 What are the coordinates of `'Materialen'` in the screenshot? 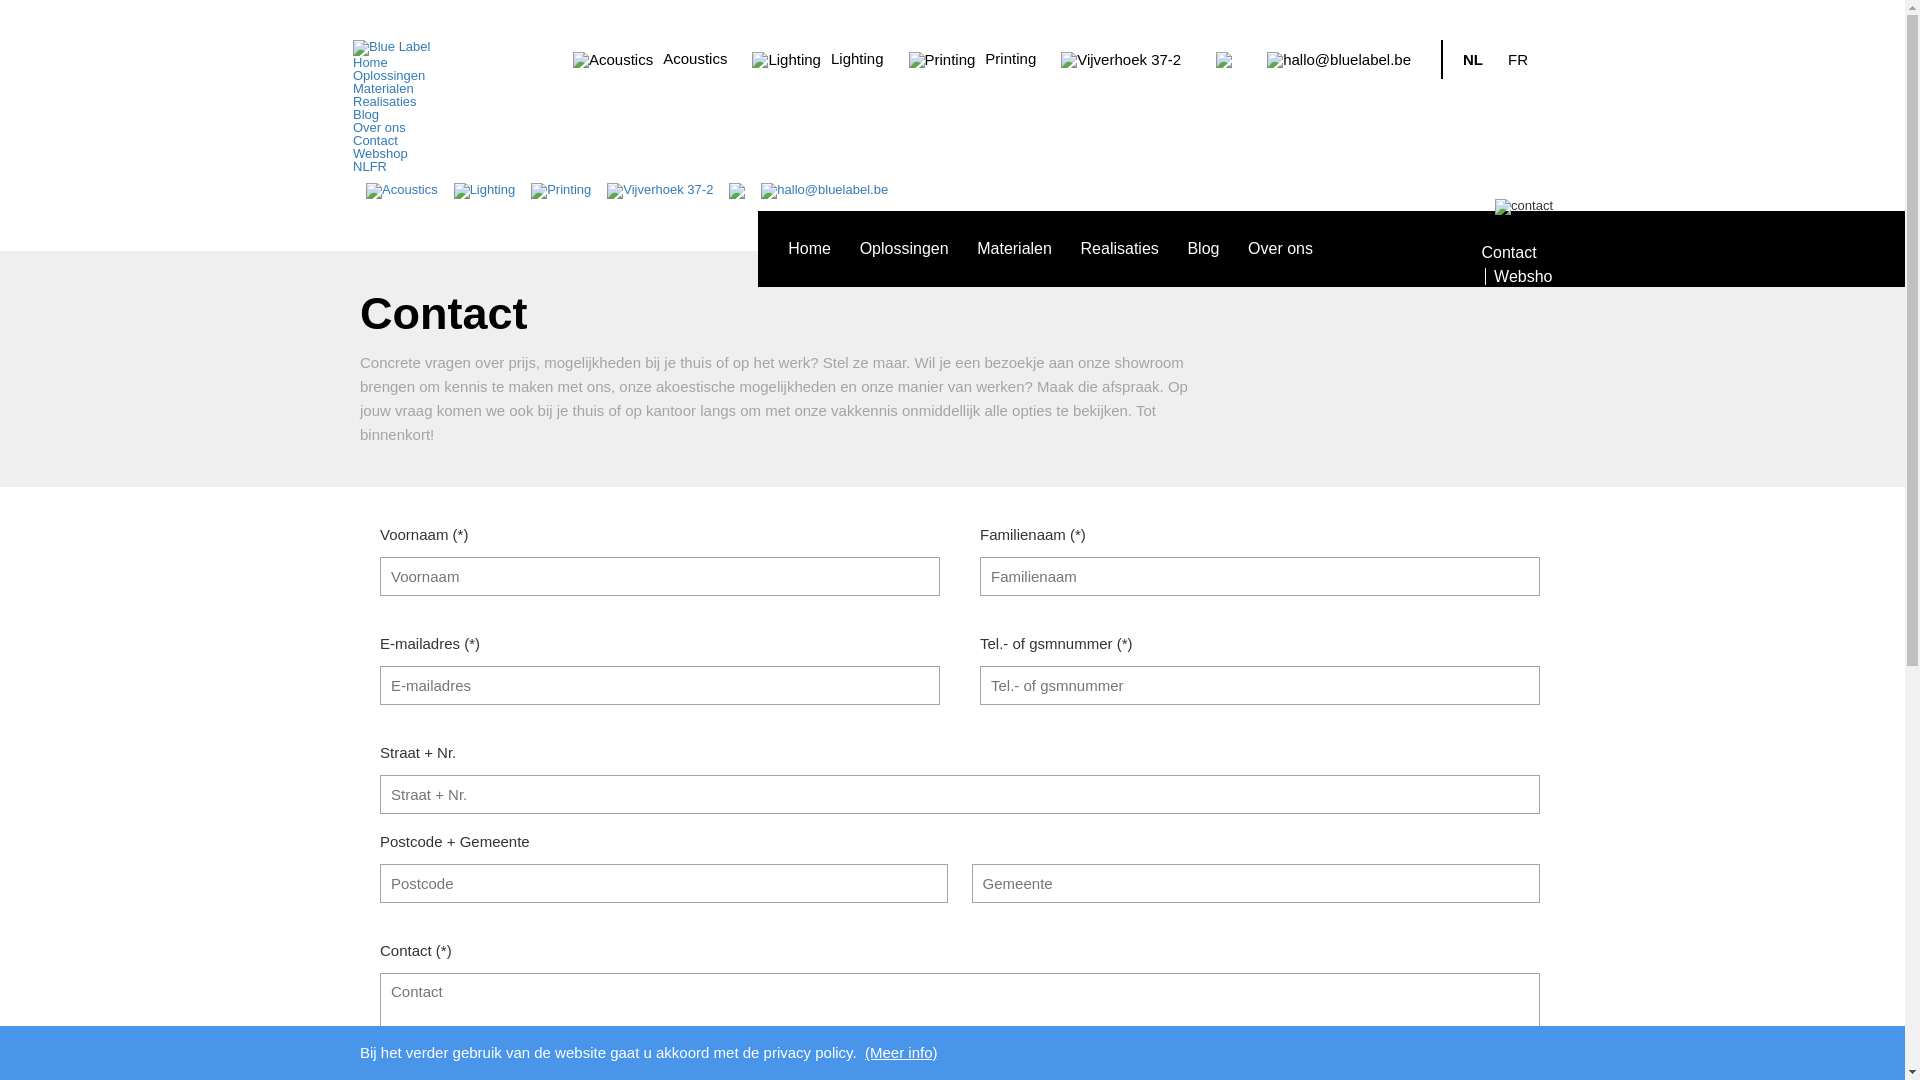 It's located at (1014, 247).